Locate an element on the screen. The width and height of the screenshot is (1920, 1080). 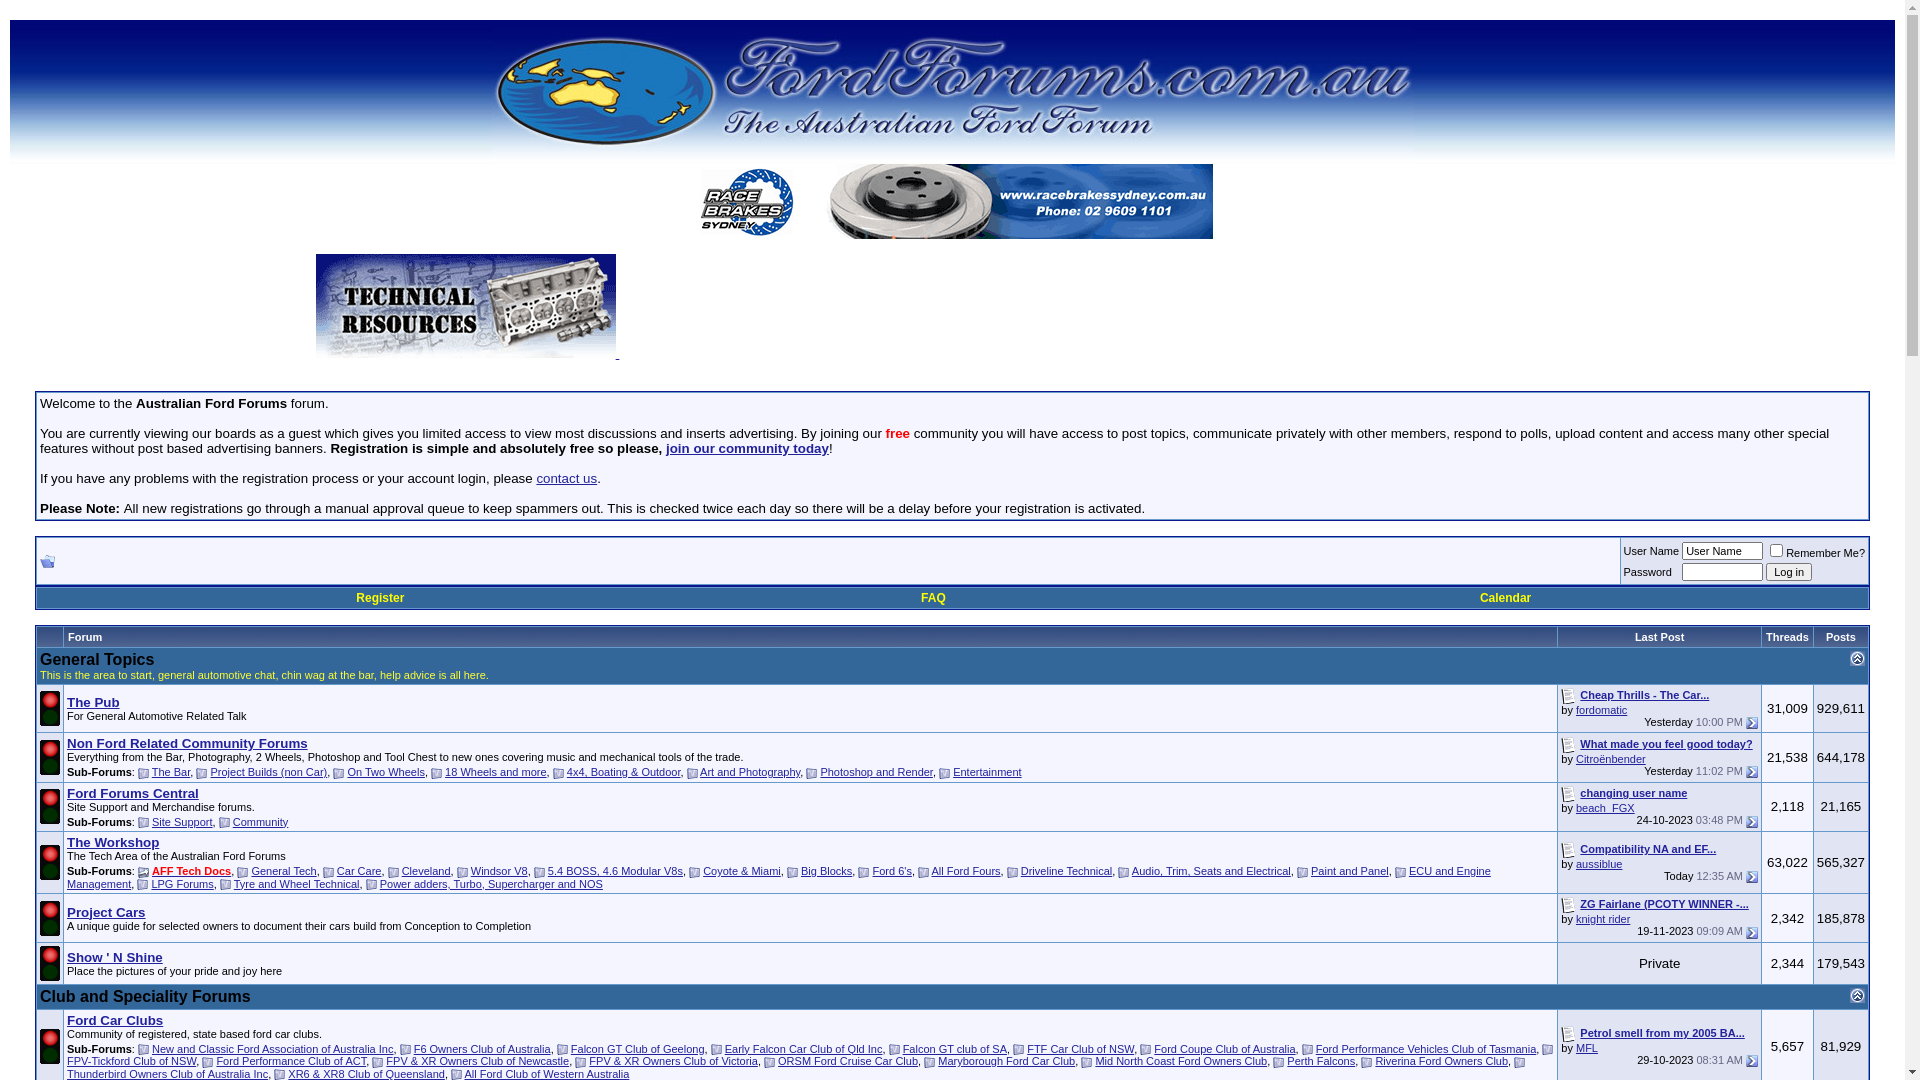
'Ford Forums Central' is located at coordinates (132, 792).